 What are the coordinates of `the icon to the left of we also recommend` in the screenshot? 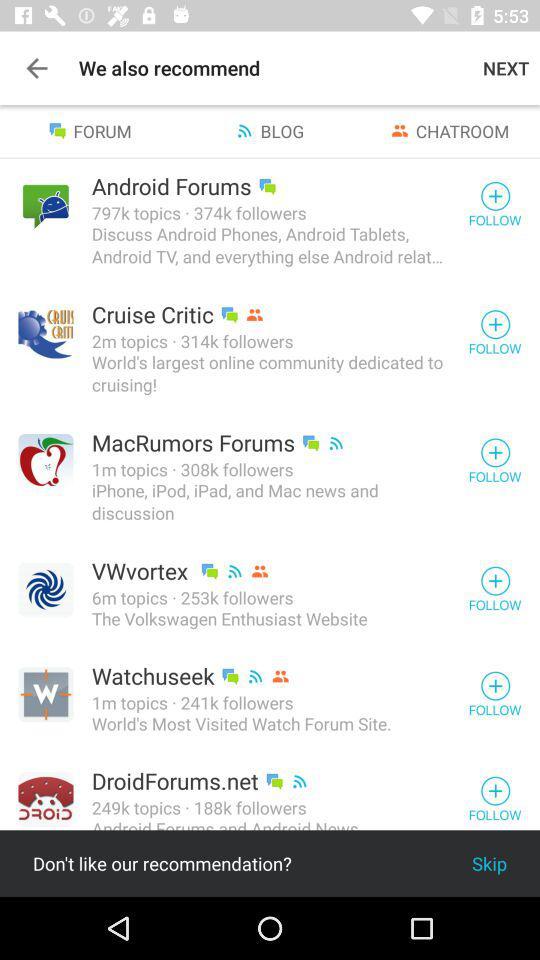 It's located at (36, 68).